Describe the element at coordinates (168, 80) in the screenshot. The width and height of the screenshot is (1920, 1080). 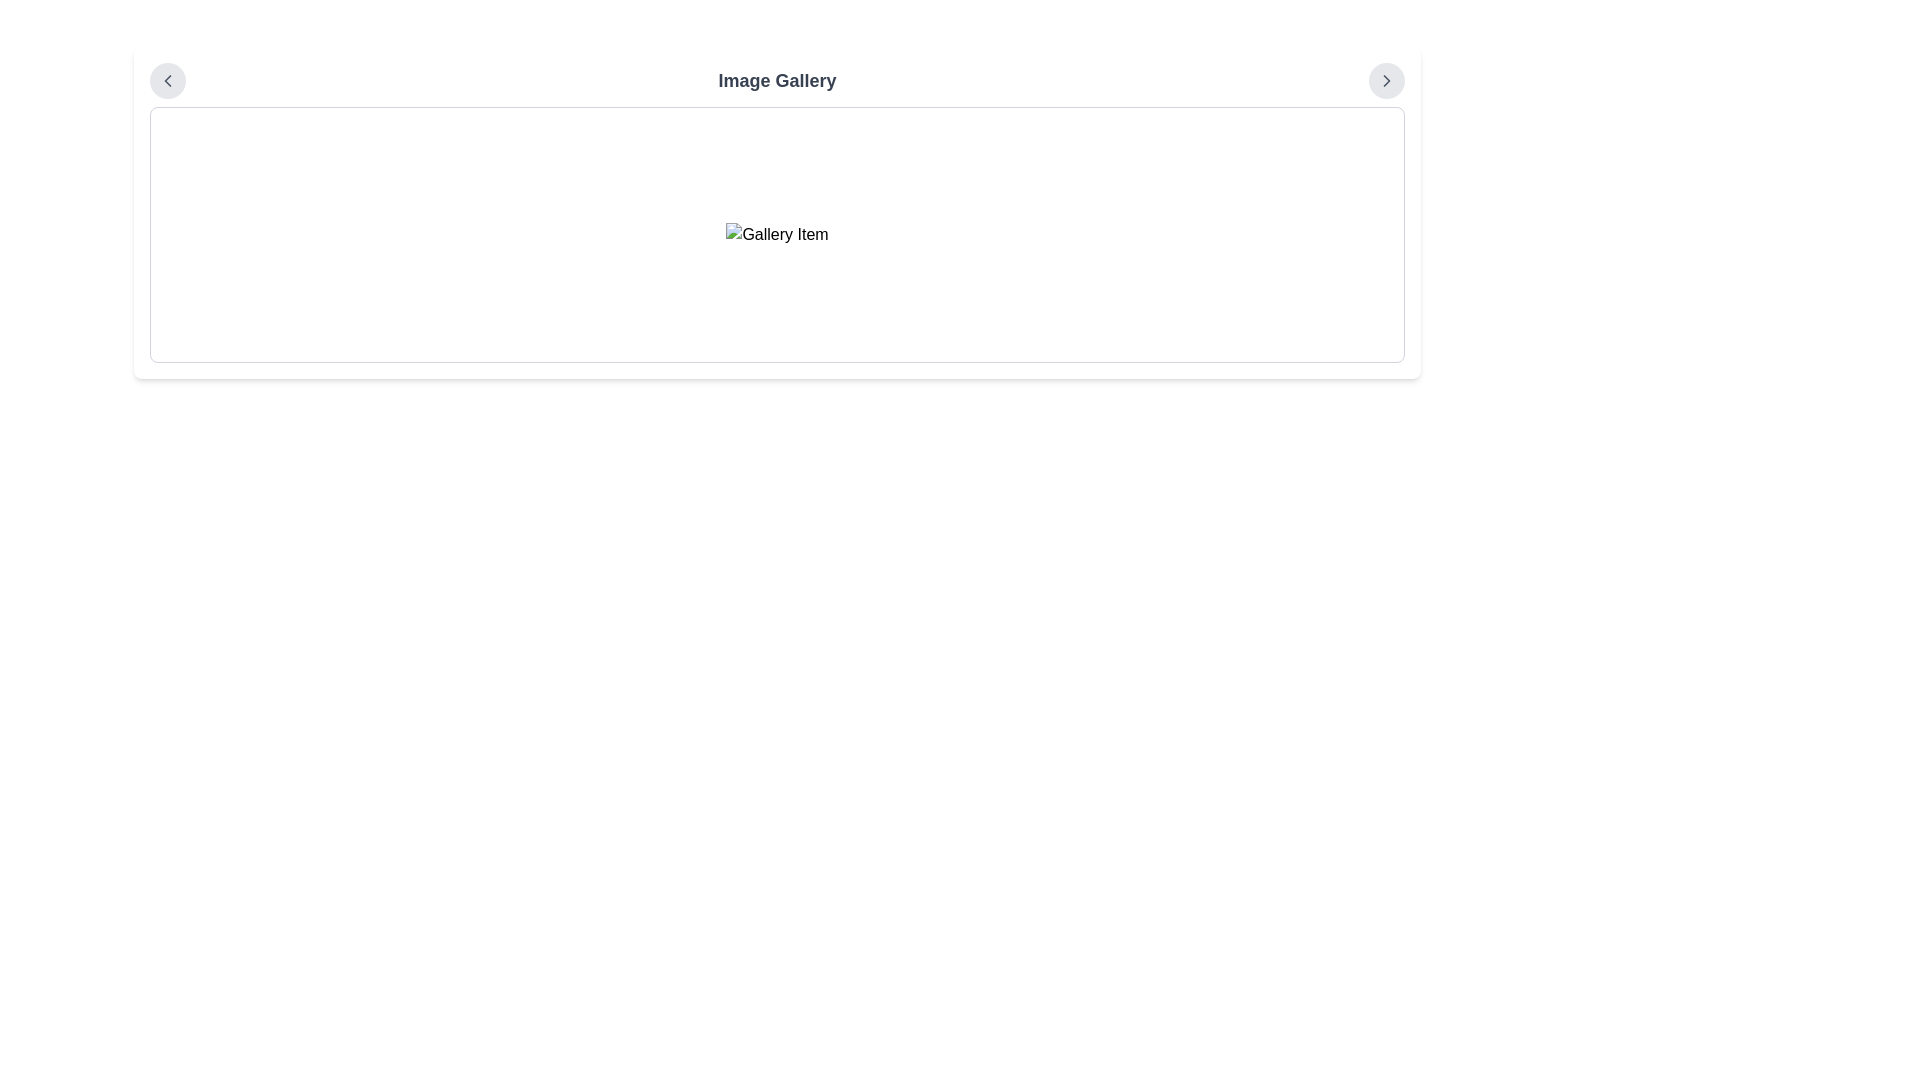
I see `the 'Backward' navigation button, which is a circular button with a light gray background located near the top-left corner of the content section in the image gallery interface` at that location.